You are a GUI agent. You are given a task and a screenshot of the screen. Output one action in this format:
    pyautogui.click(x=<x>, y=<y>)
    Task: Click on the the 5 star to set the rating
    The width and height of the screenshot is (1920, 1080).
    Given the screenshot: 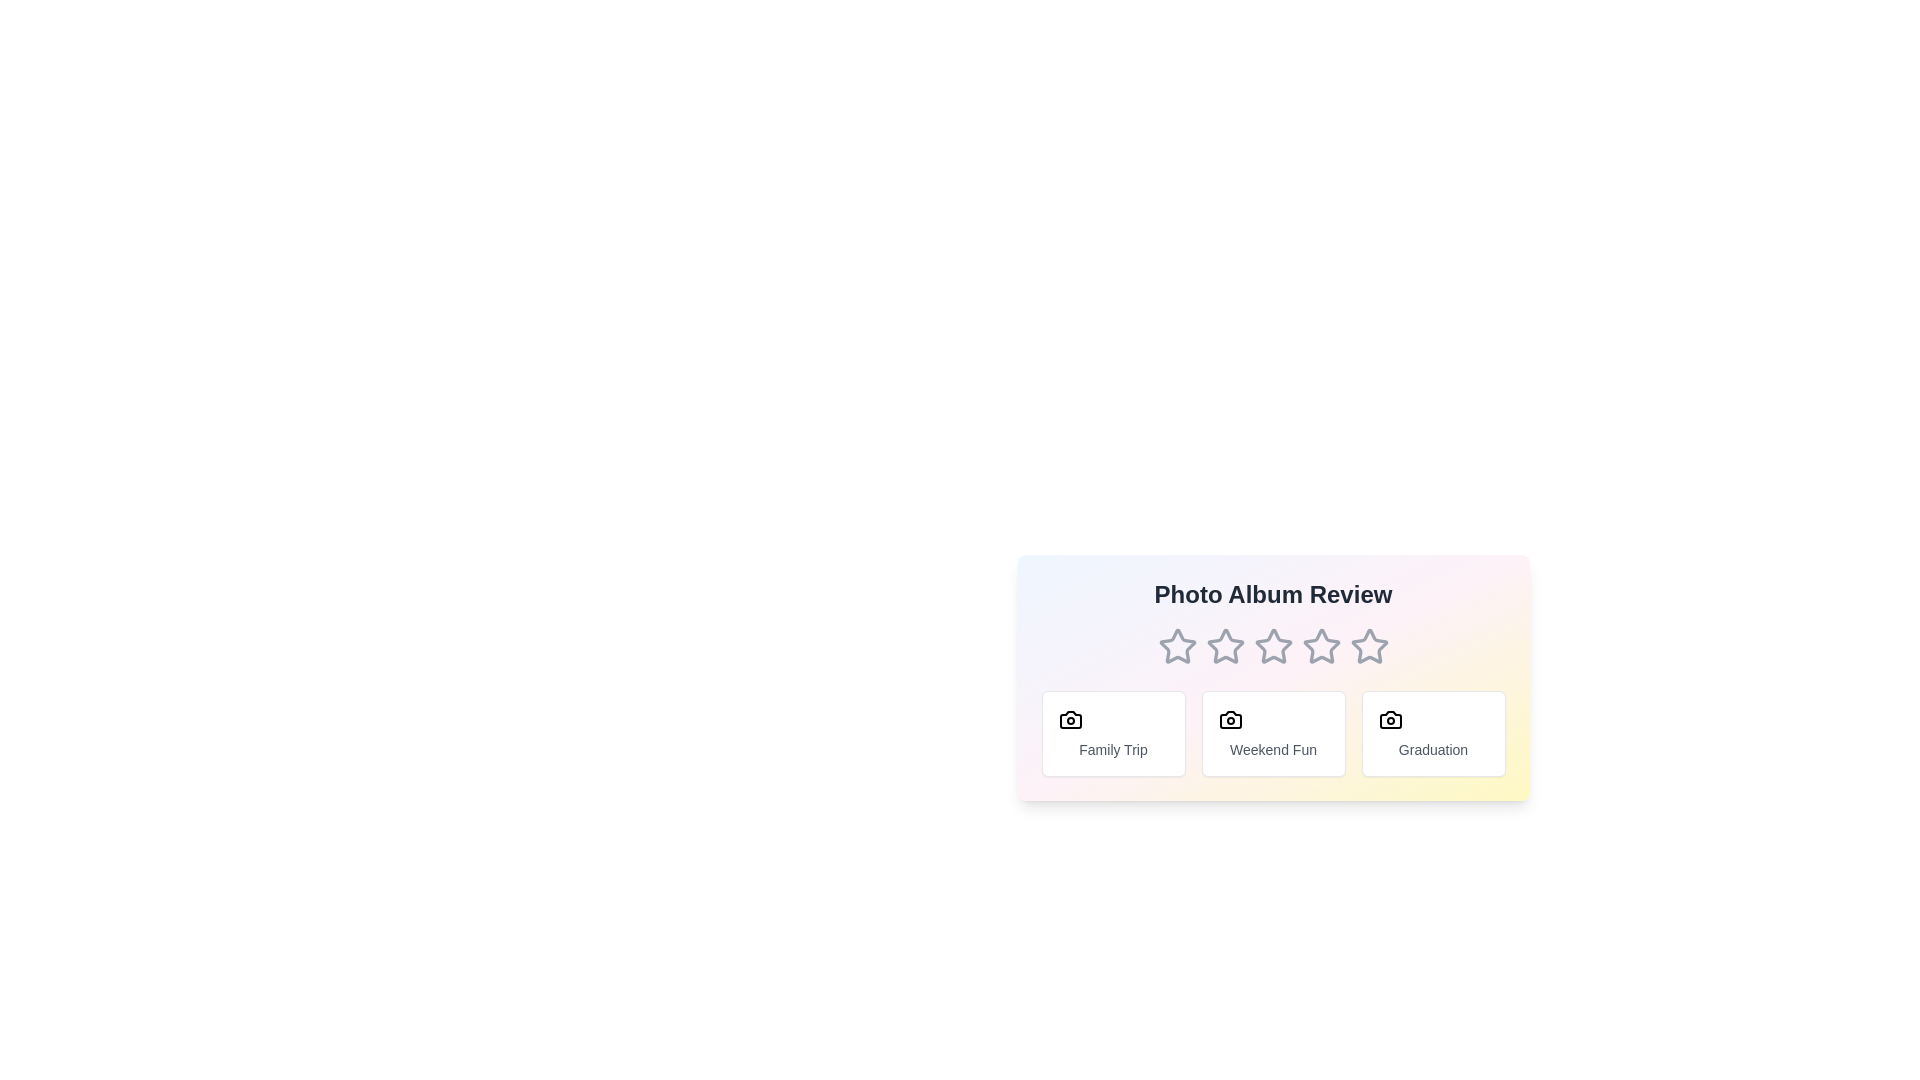 What is the action you would take?
    pyautogui.click(x=1368, y=647)
    